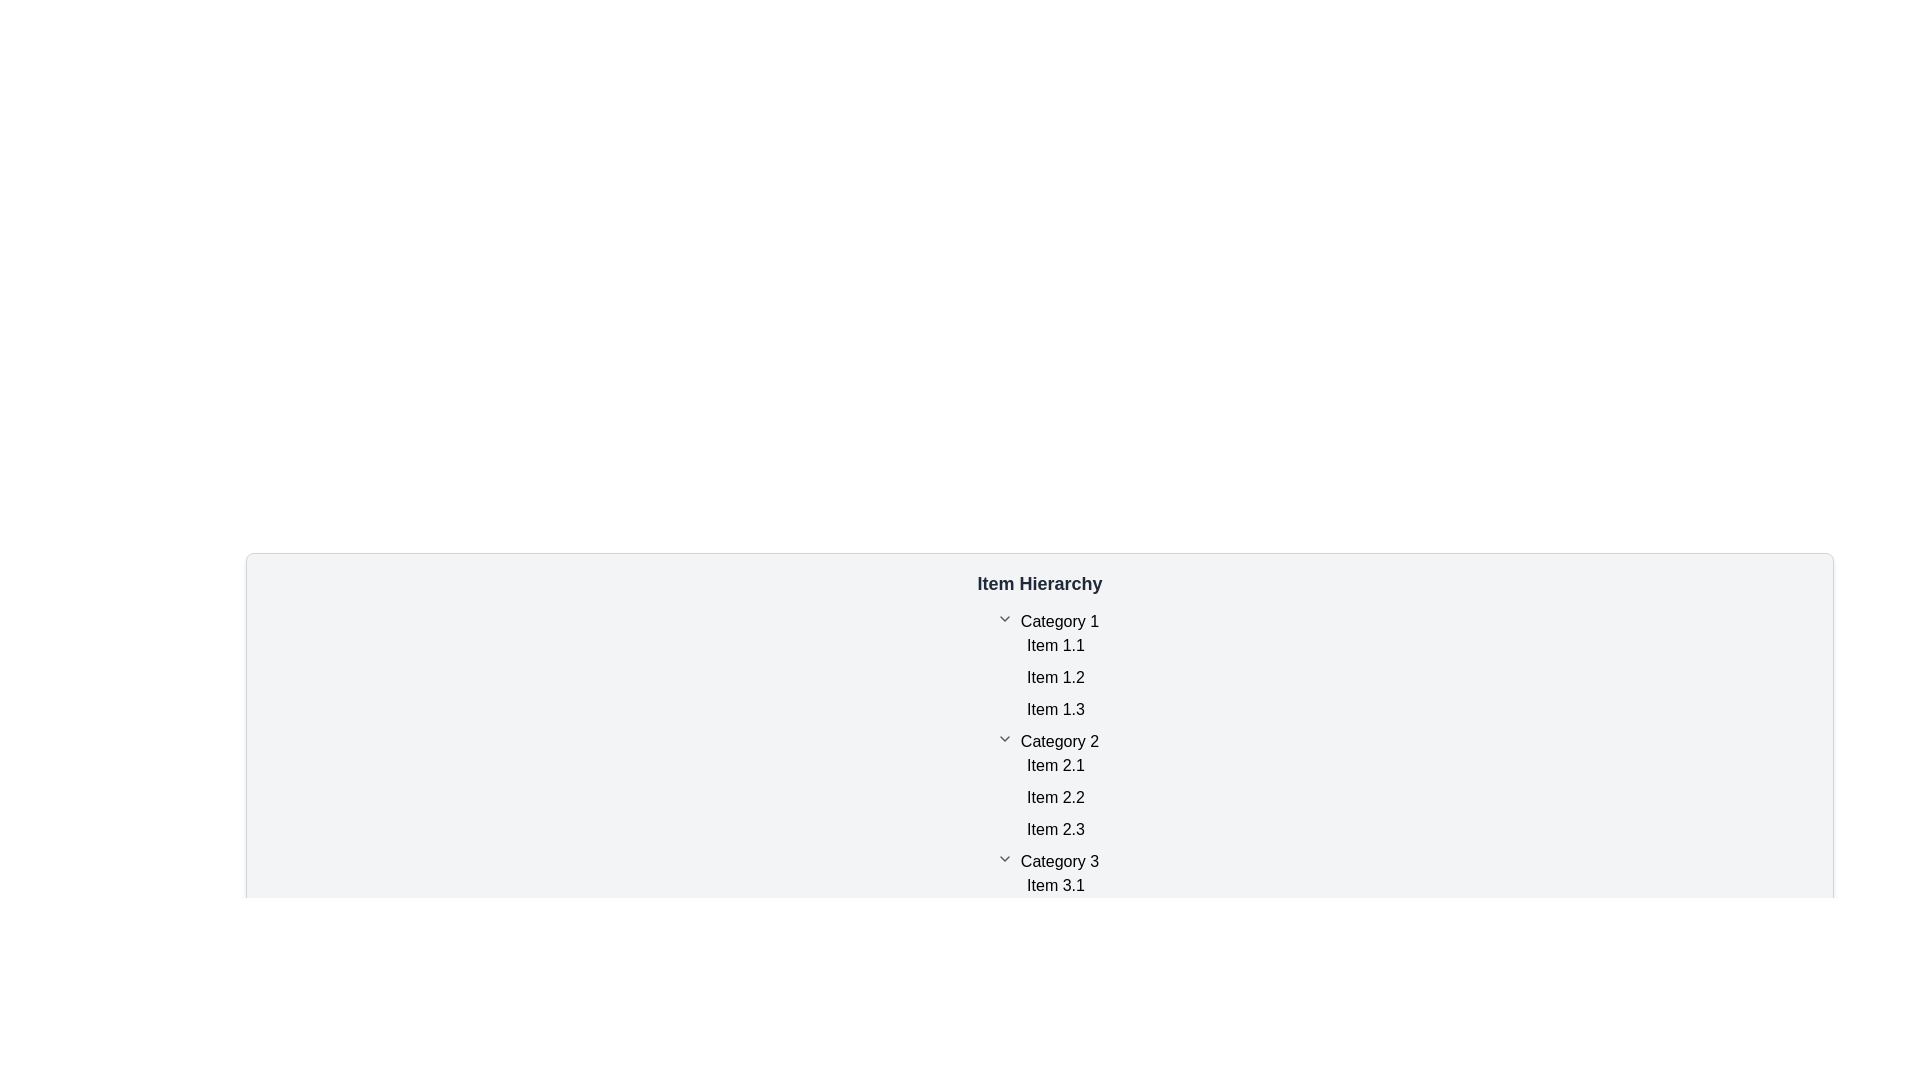 The height and width of the screenshot is (1080, 1920). I want to click on the toggle button to the left of 'Category 3', so click(1004, 858).